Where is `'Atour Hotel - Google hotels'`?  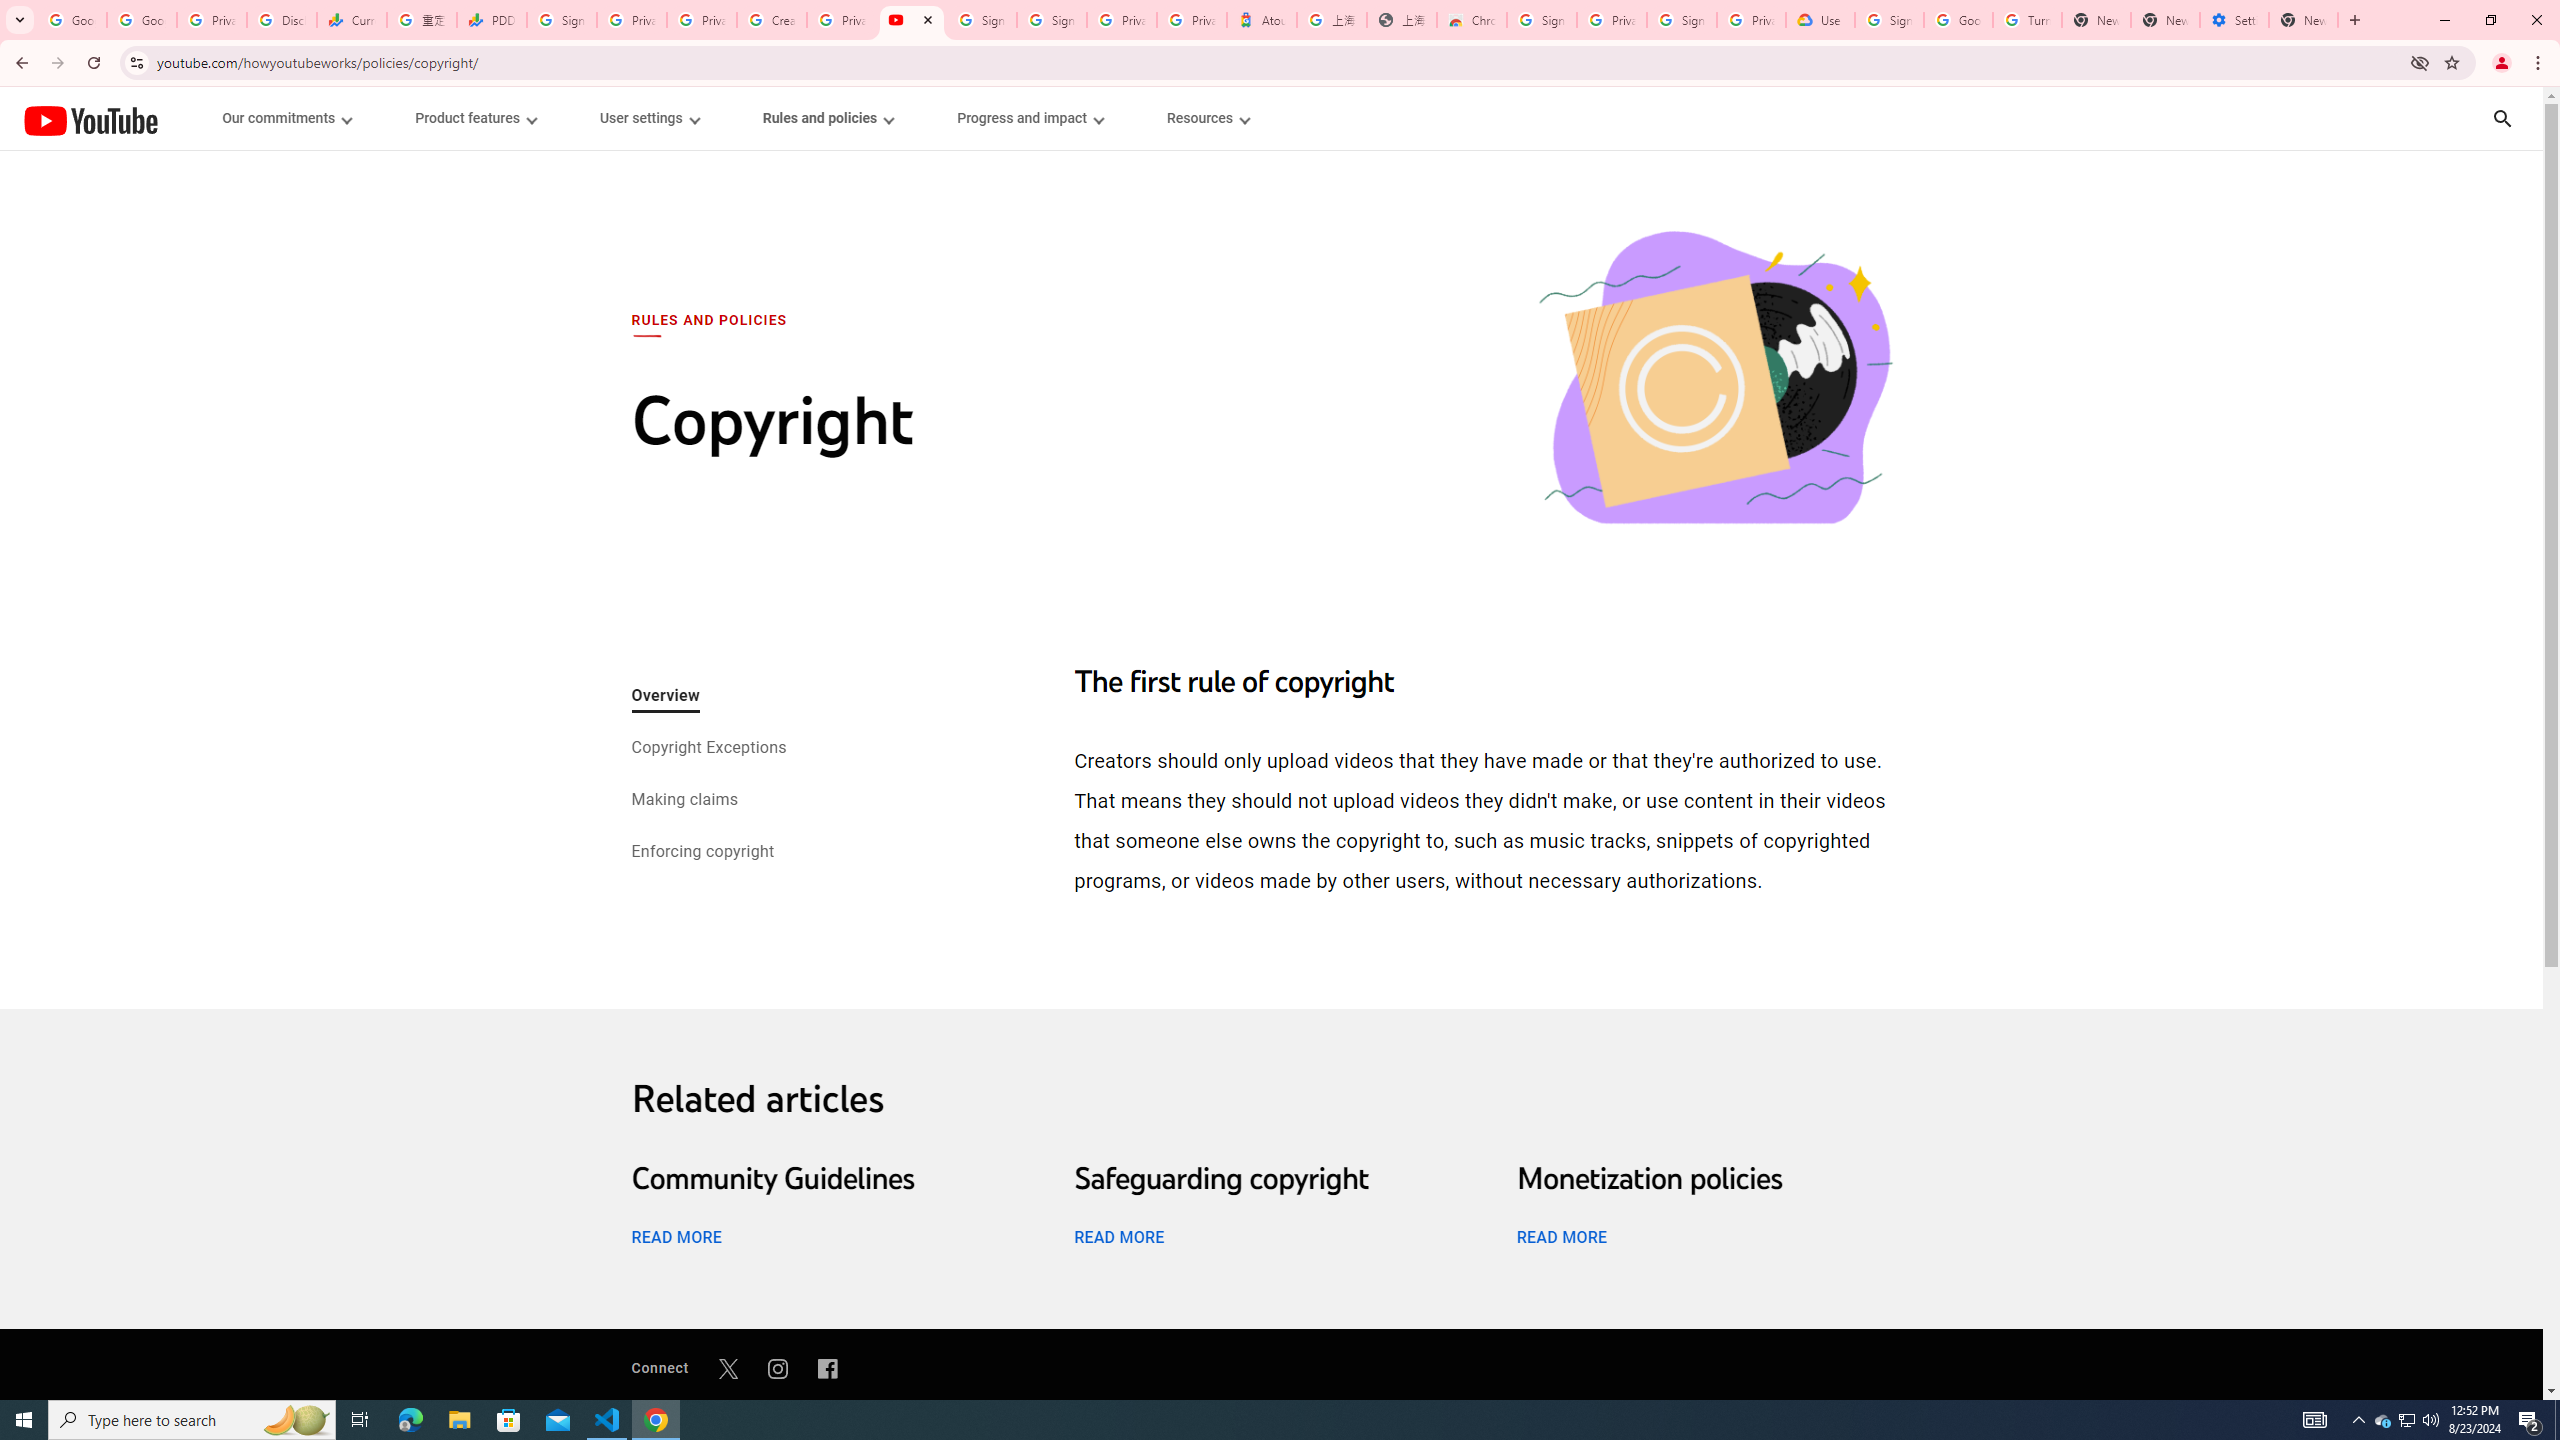
'Atour Hotel - Google hotels' is located at coordinates (1261, 19).